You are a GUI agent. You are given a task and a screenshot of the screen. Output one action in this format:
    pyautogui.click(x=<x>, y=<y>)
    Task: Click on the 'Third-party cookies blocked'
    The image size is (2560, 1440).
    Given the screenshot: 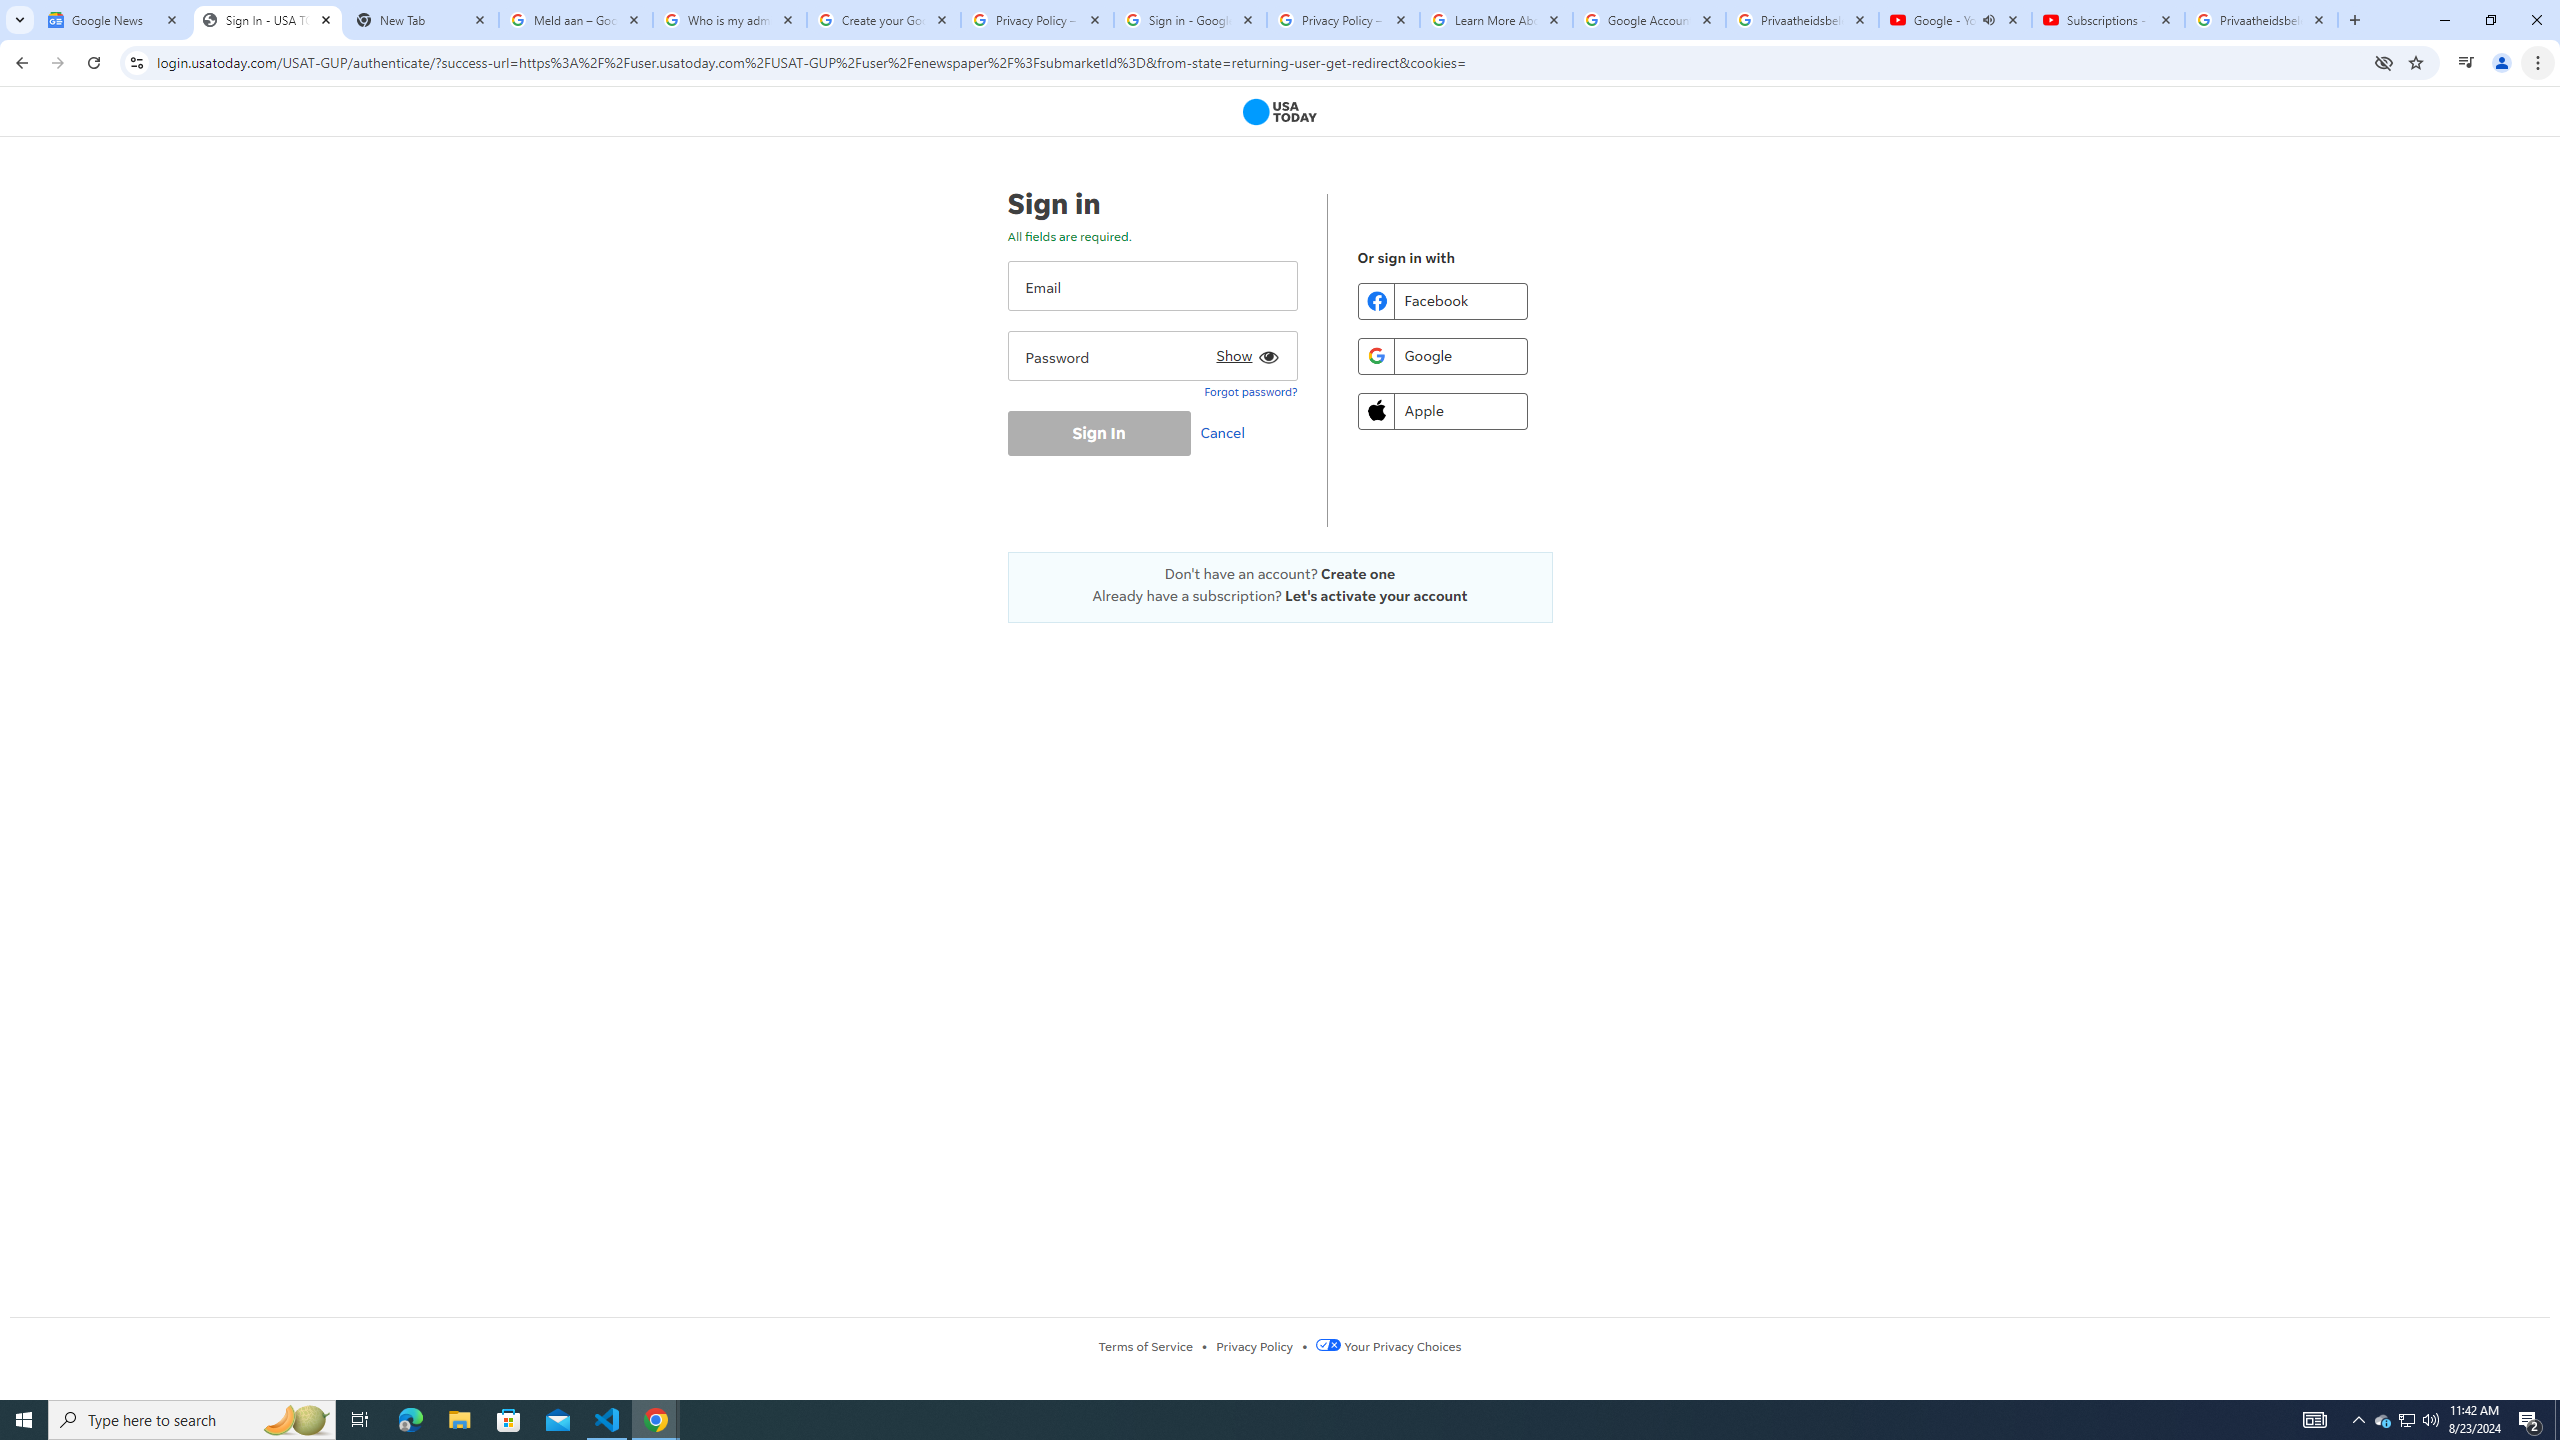 What is the action you would take?
    pyautogui.click(x=2384, y=61)
    